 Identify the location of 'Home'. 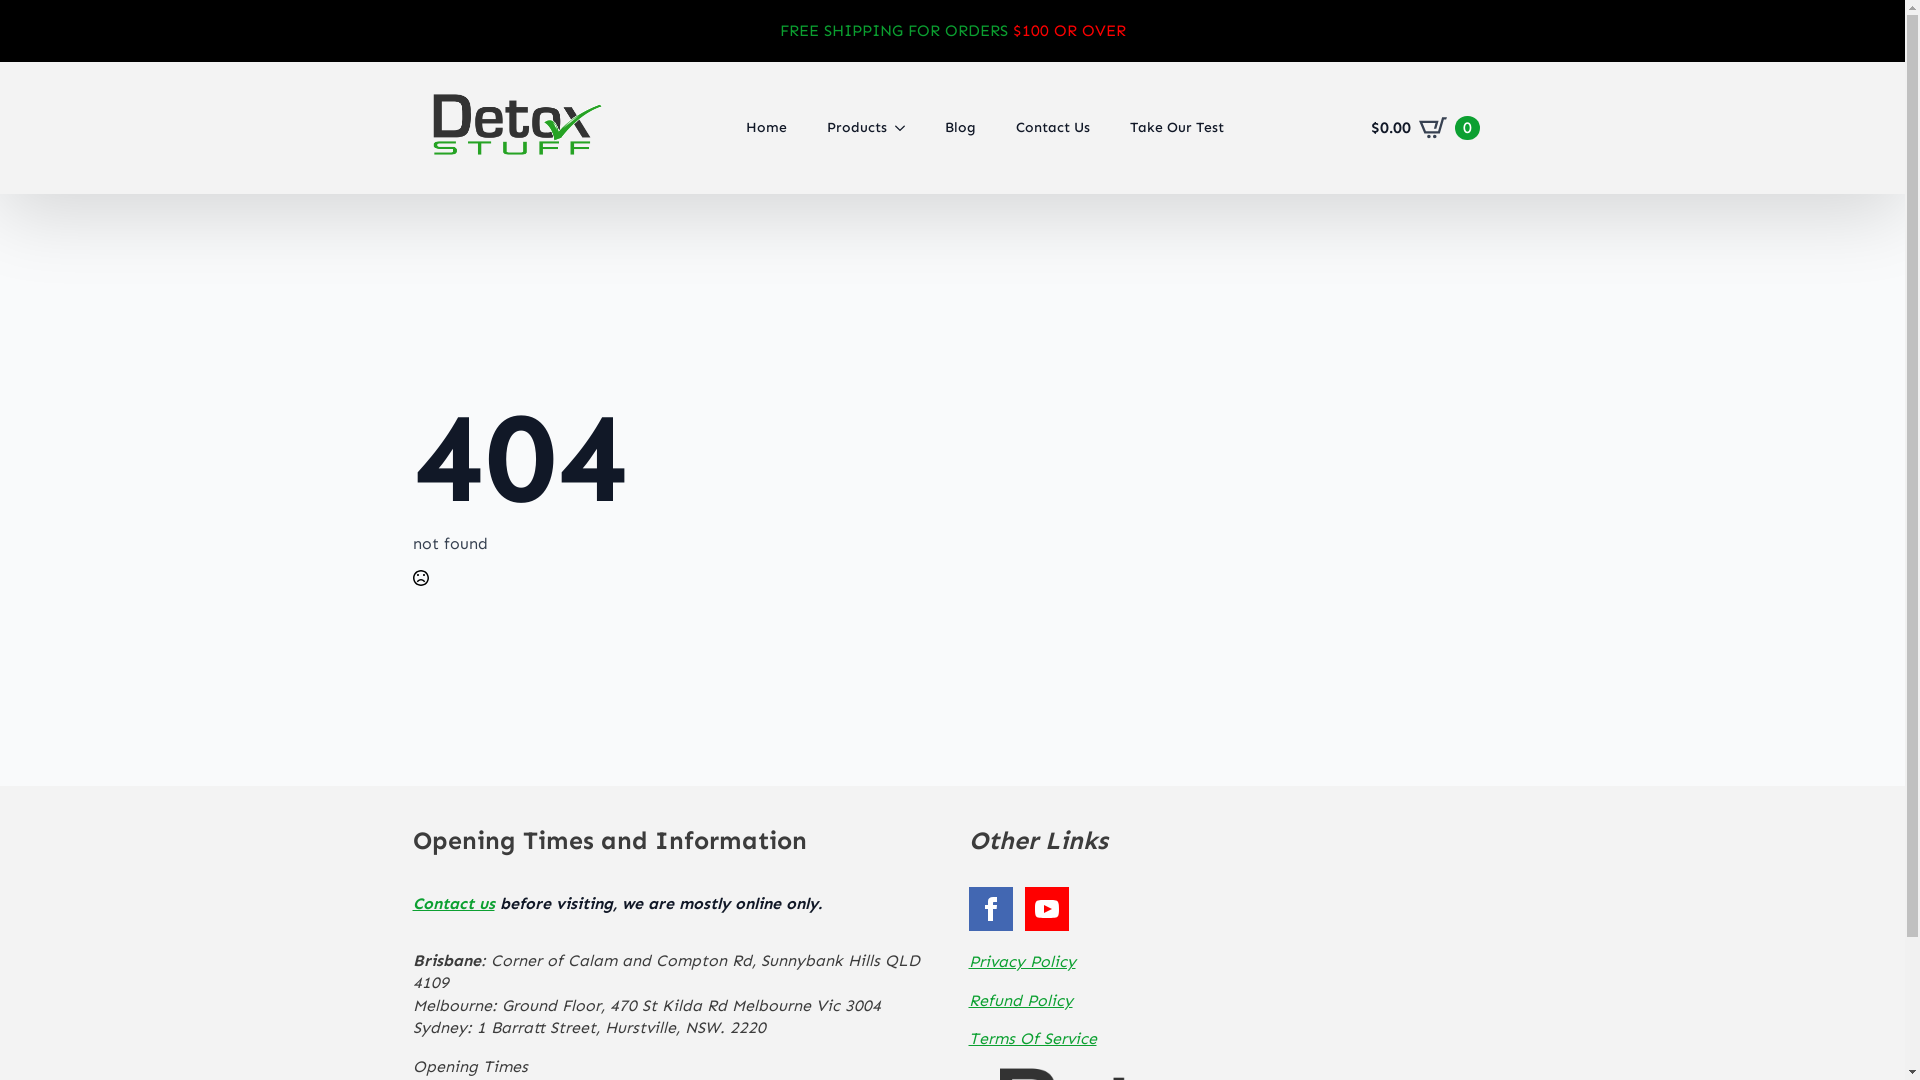
(765, 127).